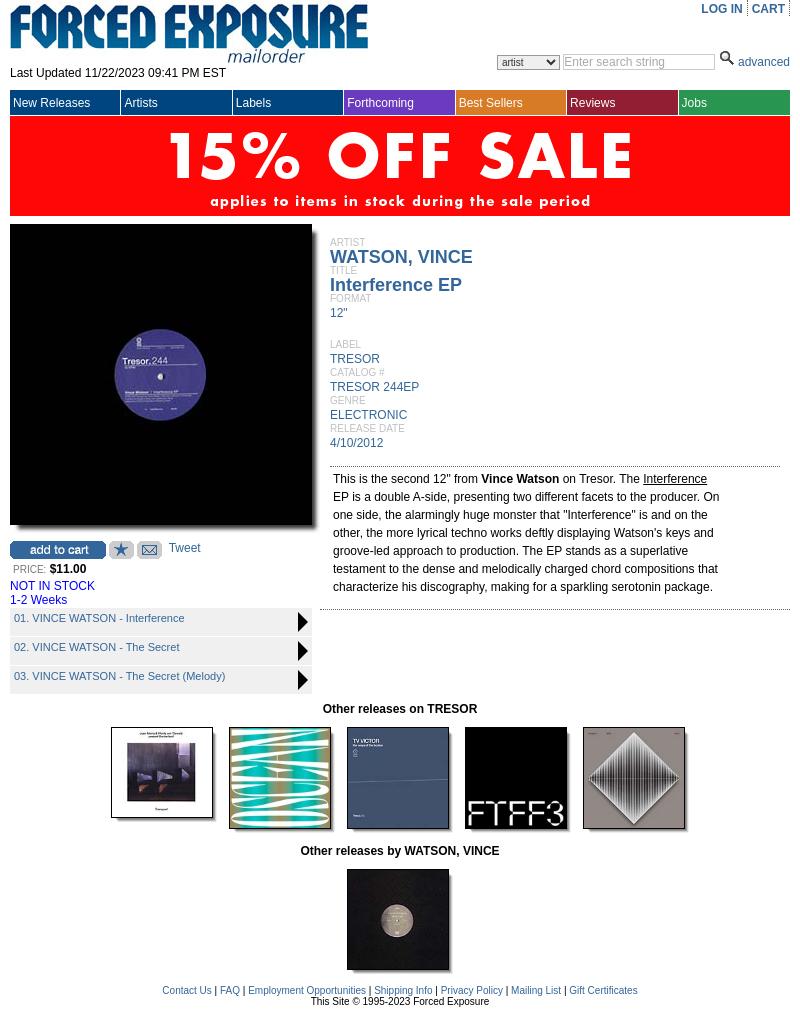 This screenshot has height=1015, width=800. What do you see at coordinates (373, 387) in the screenshot?
I see `'TRESOR 244EP'` at bounding box center [373, 387].